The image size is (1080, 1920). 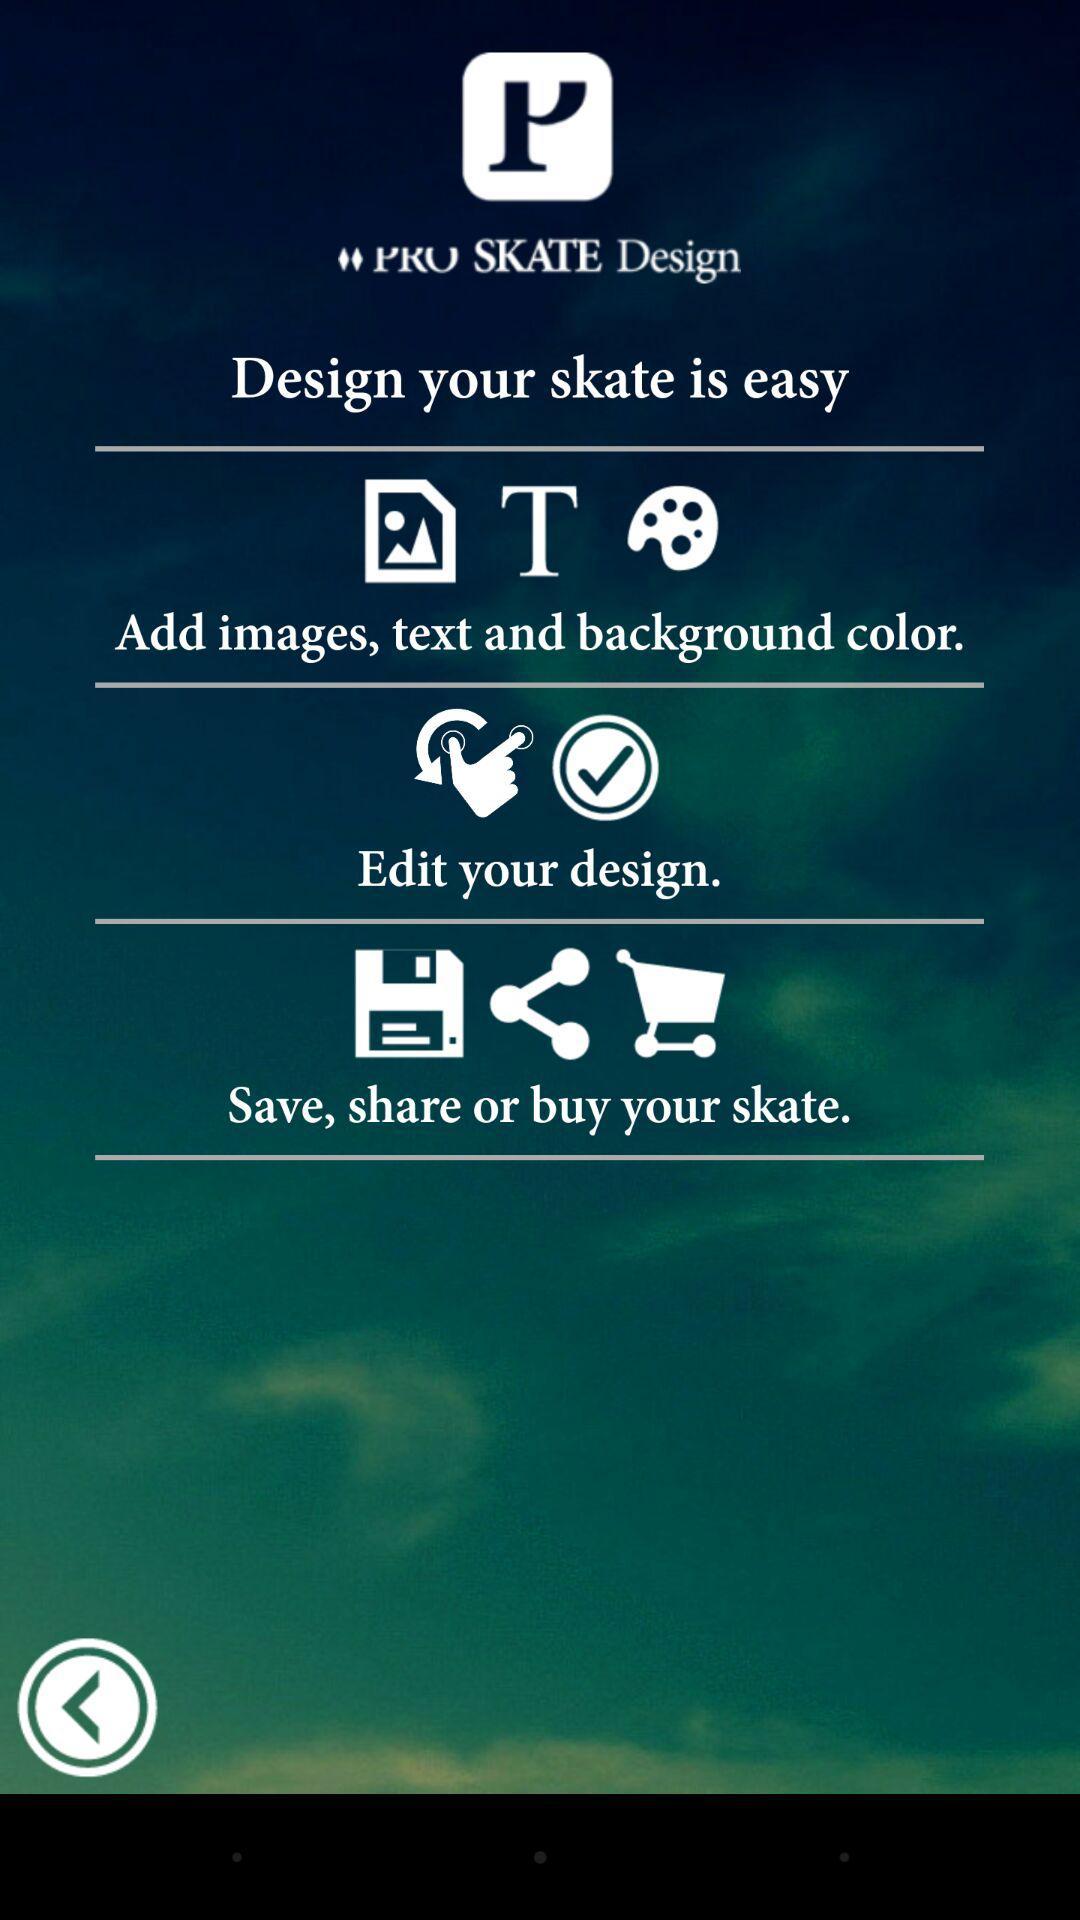 What do you see at coordinates (670, 530) in the screenshot?
I see `change background color` at bounding box center [670, 530].